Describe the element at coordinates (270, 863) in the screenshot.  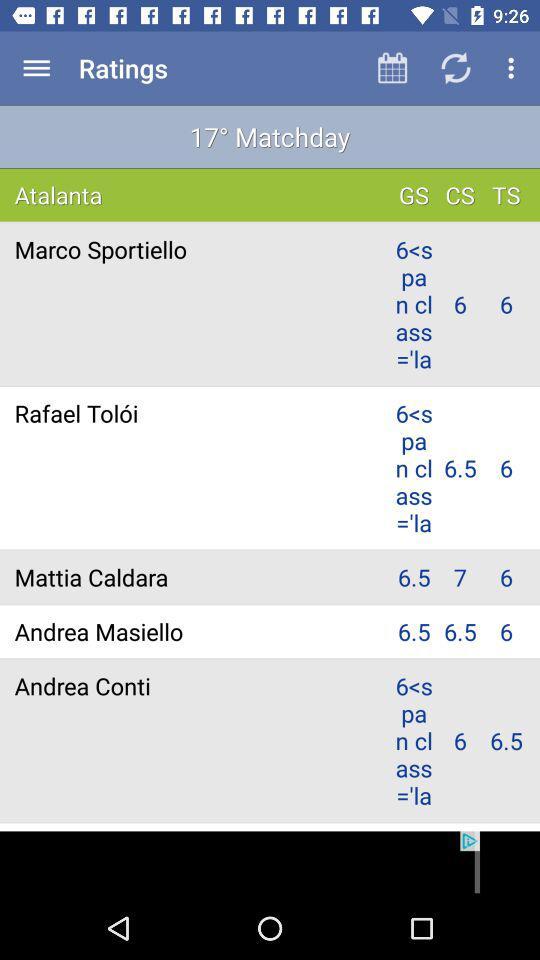
I see `advertisement` at that location.